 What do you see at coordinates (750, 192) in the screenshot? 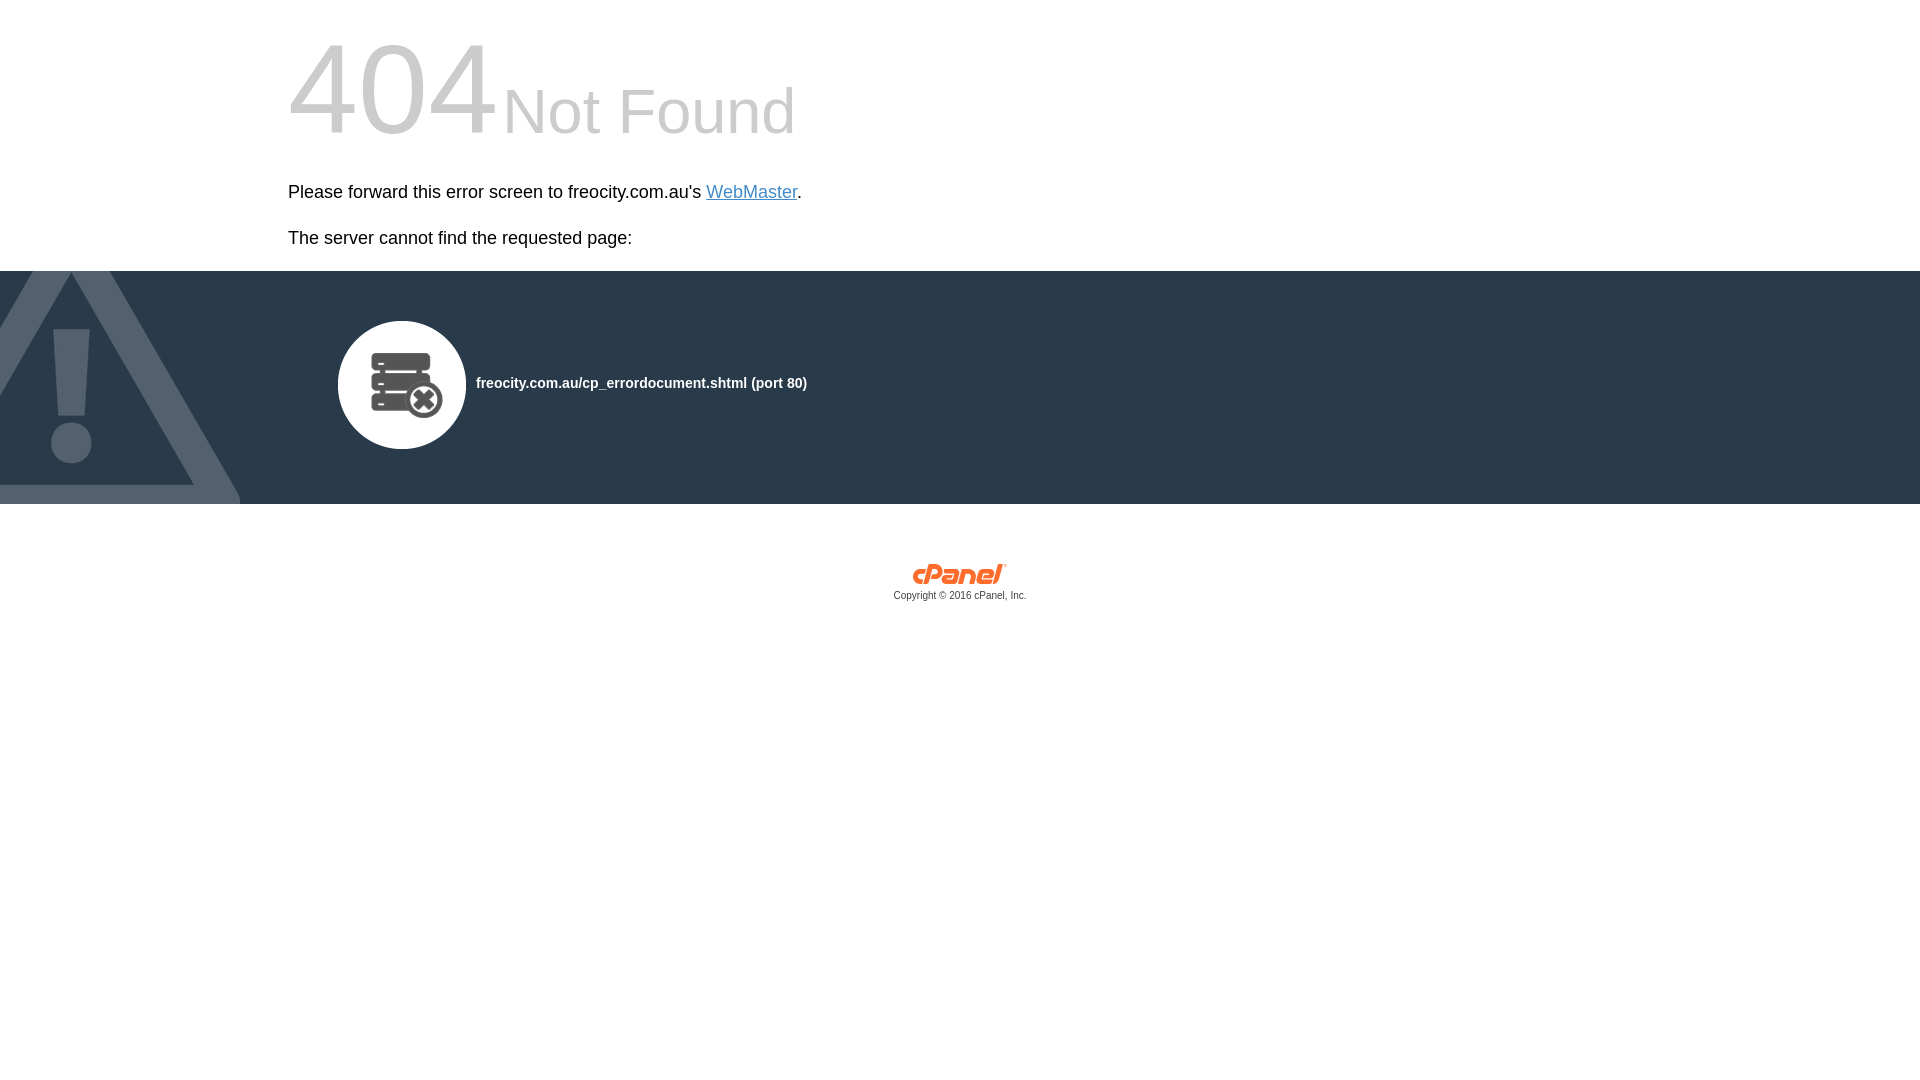
I see `'WebMaster'` at bounding box center [750, 192].